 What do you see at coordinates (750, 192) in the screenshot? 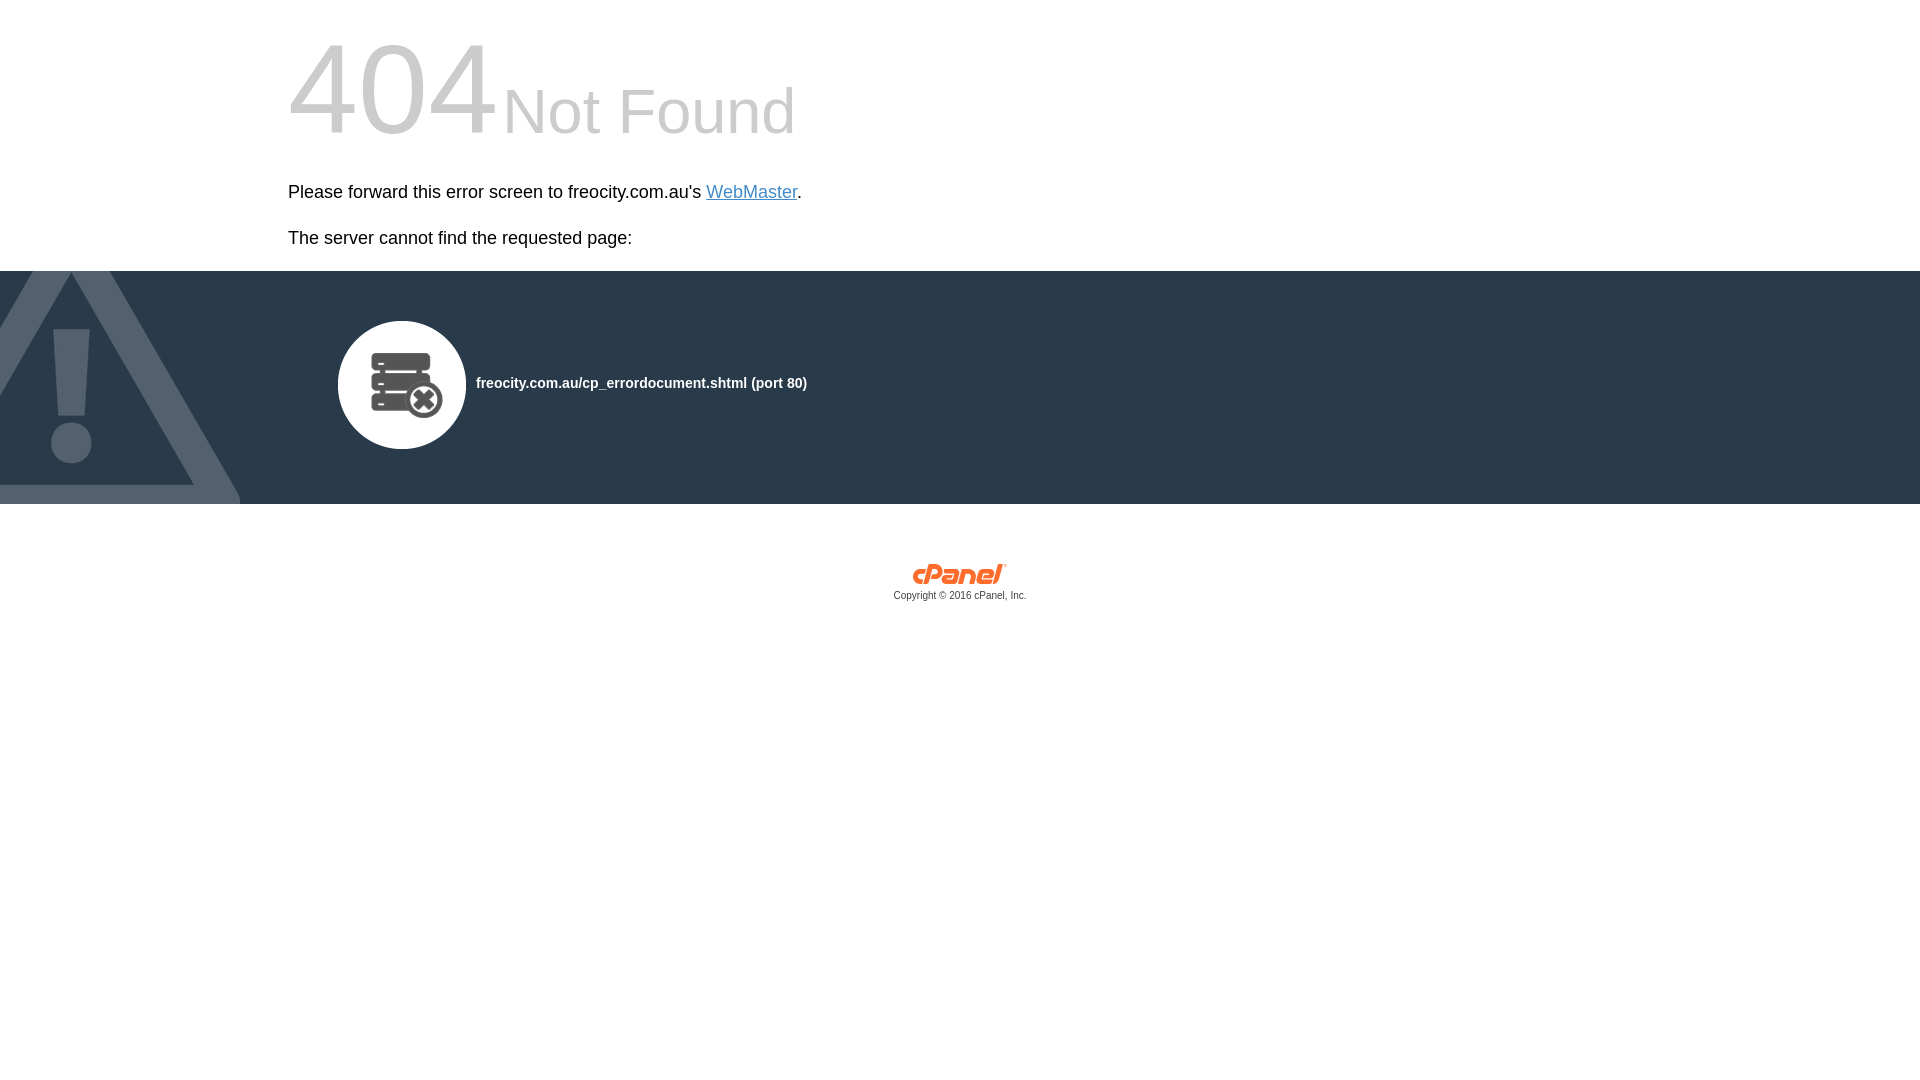
I see `'WebMaster'` at bounding box center [750, 192].